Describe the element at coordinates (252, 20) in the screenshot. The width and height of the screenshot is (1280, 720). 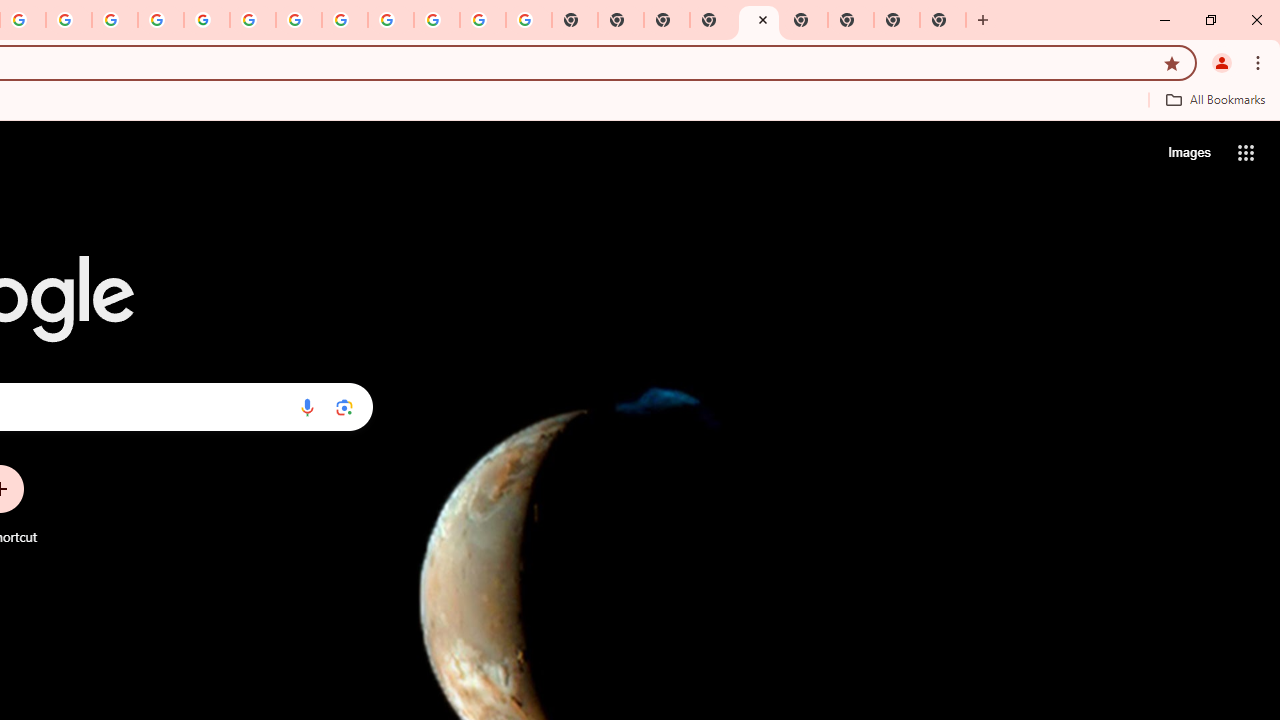
I see `'YouTube'` at that location.